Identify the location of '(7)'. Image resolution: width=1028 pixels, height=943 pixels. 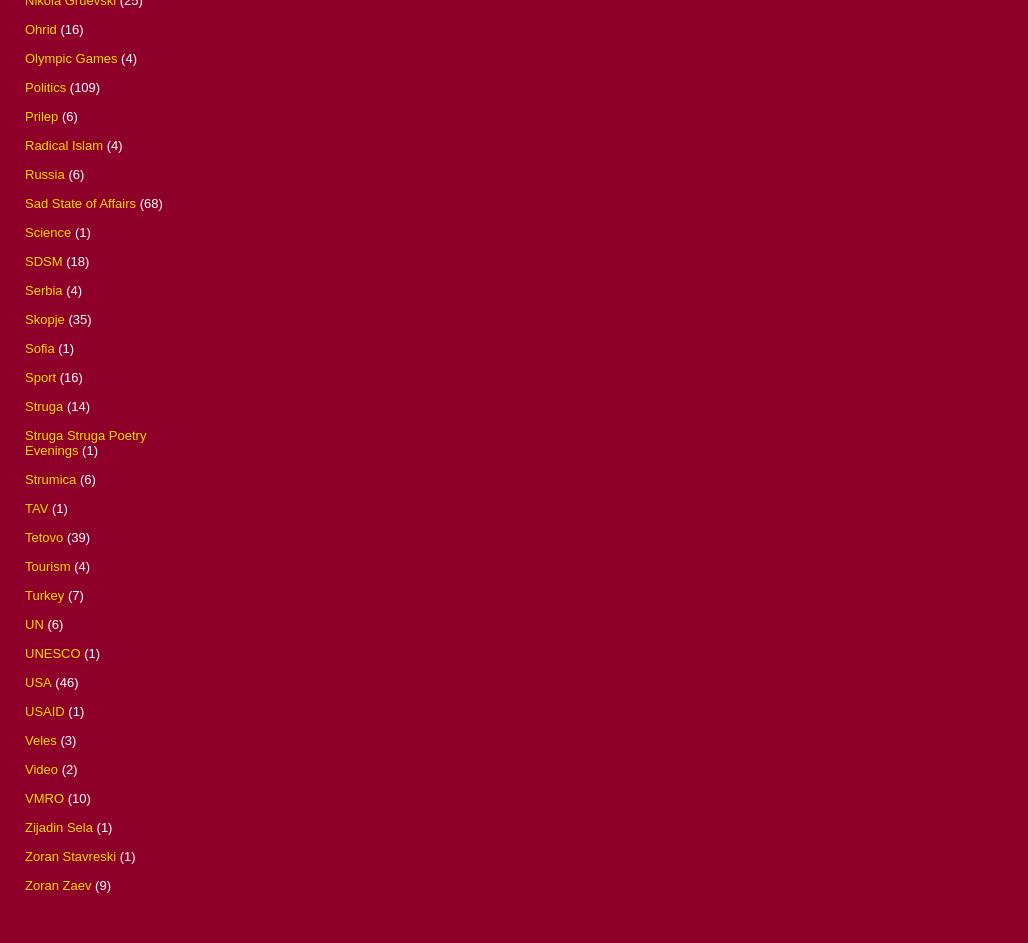
(74, 593).